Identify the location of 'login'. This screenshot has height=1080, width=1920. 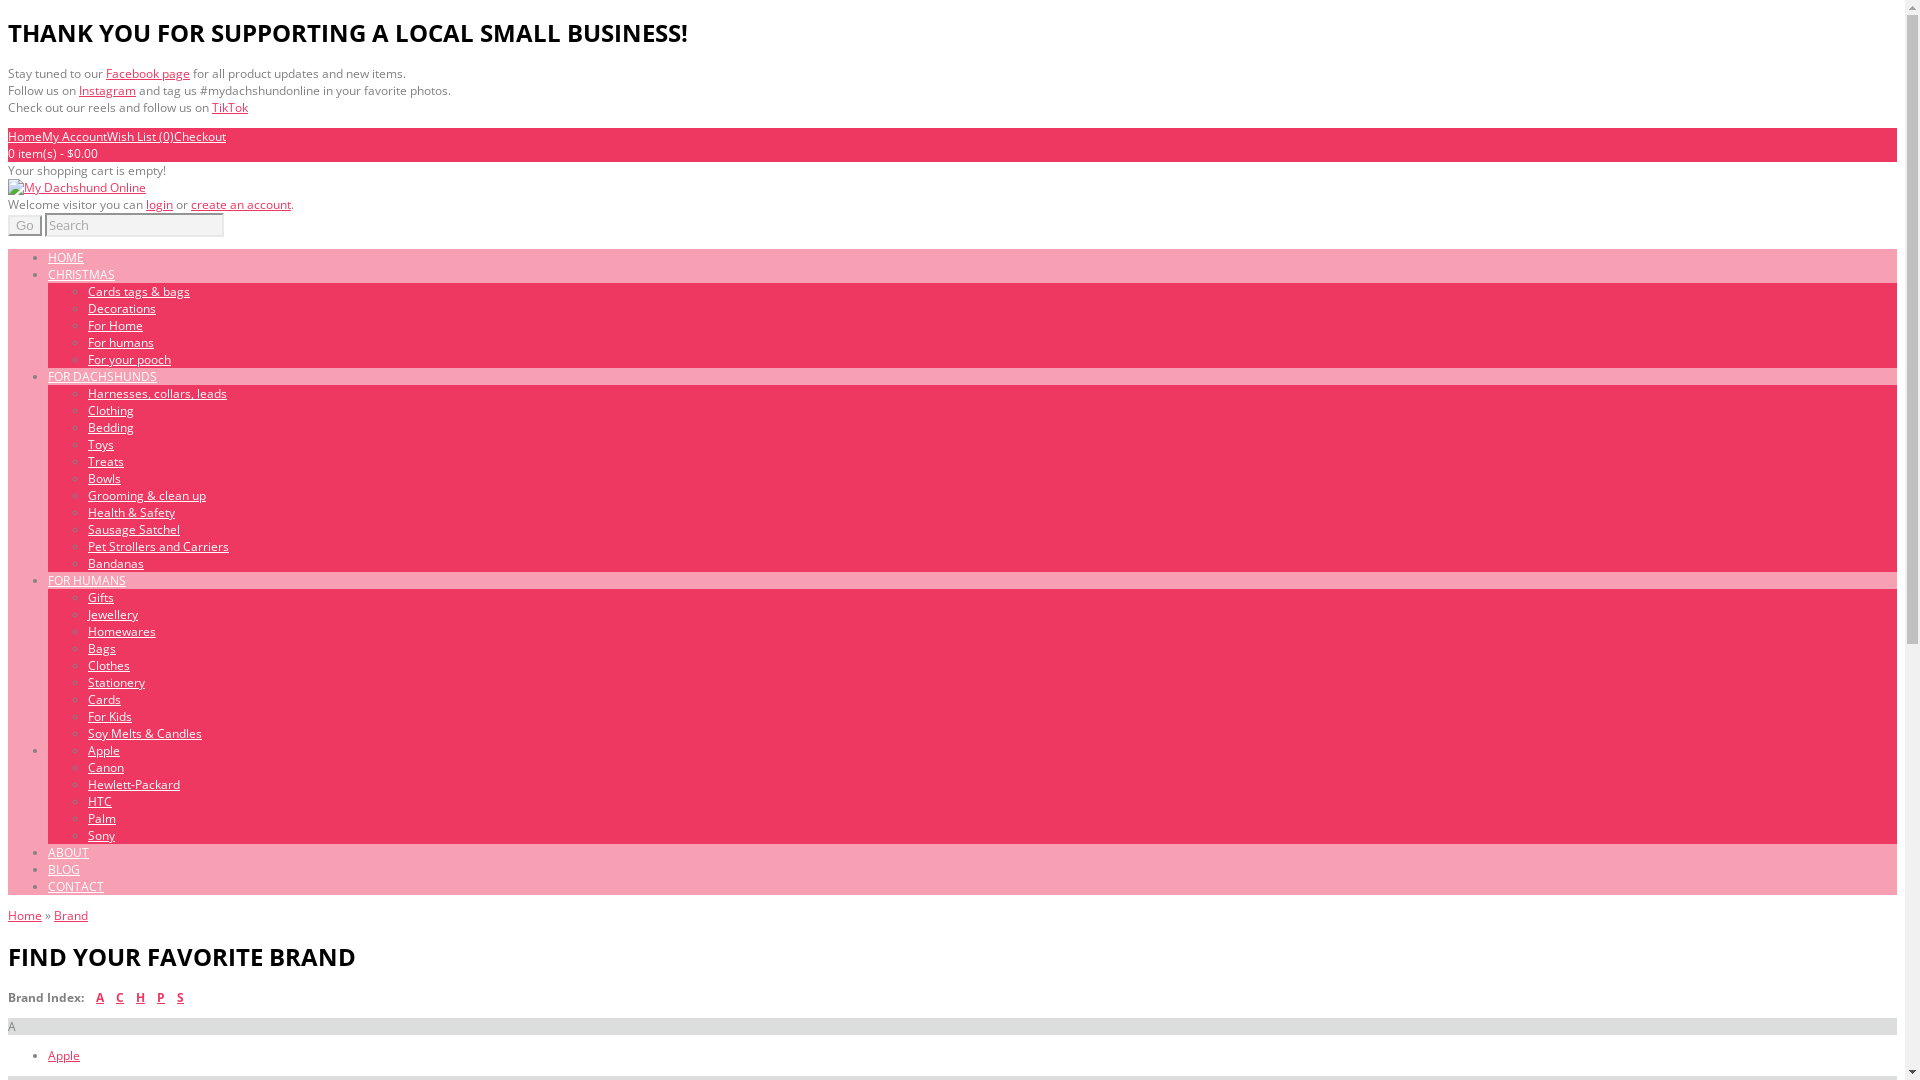
(144, 204).